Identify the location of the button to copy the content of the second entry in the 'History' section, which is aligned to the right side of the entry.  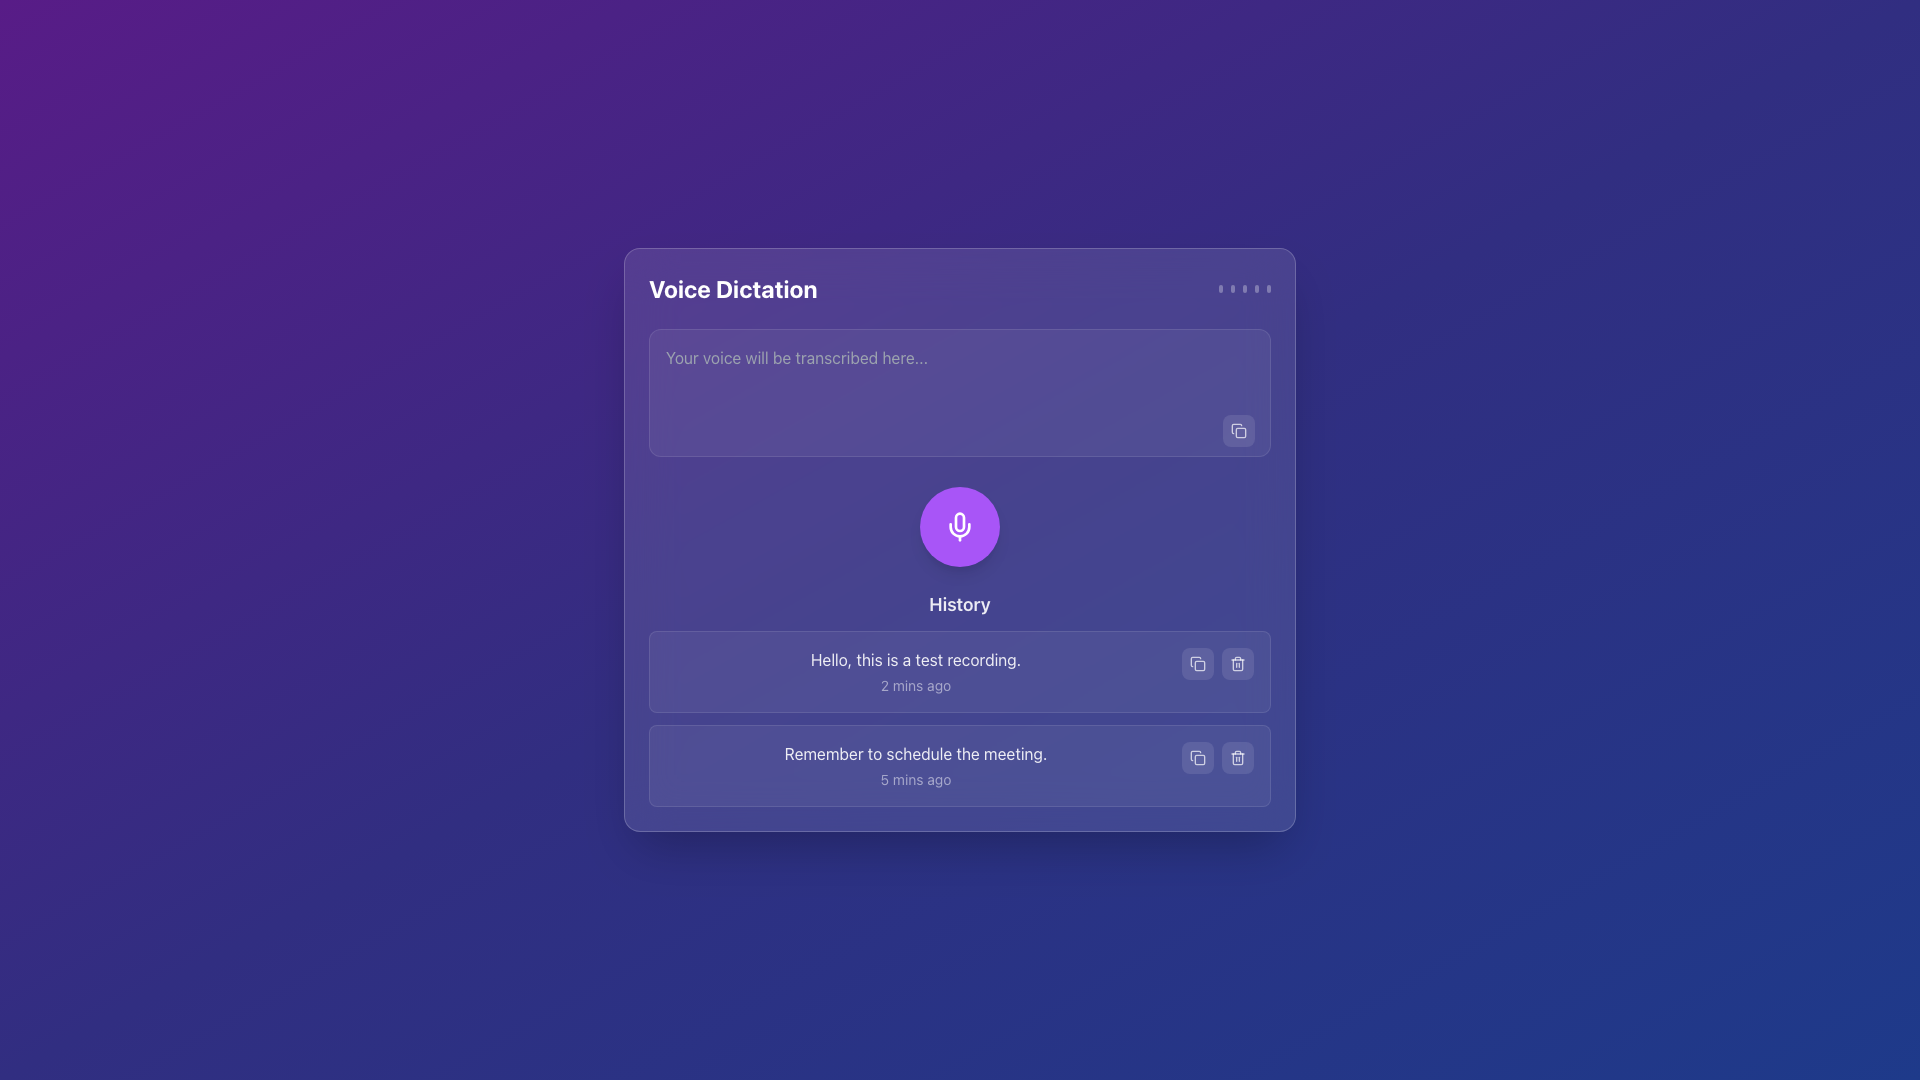
(1198, 663).